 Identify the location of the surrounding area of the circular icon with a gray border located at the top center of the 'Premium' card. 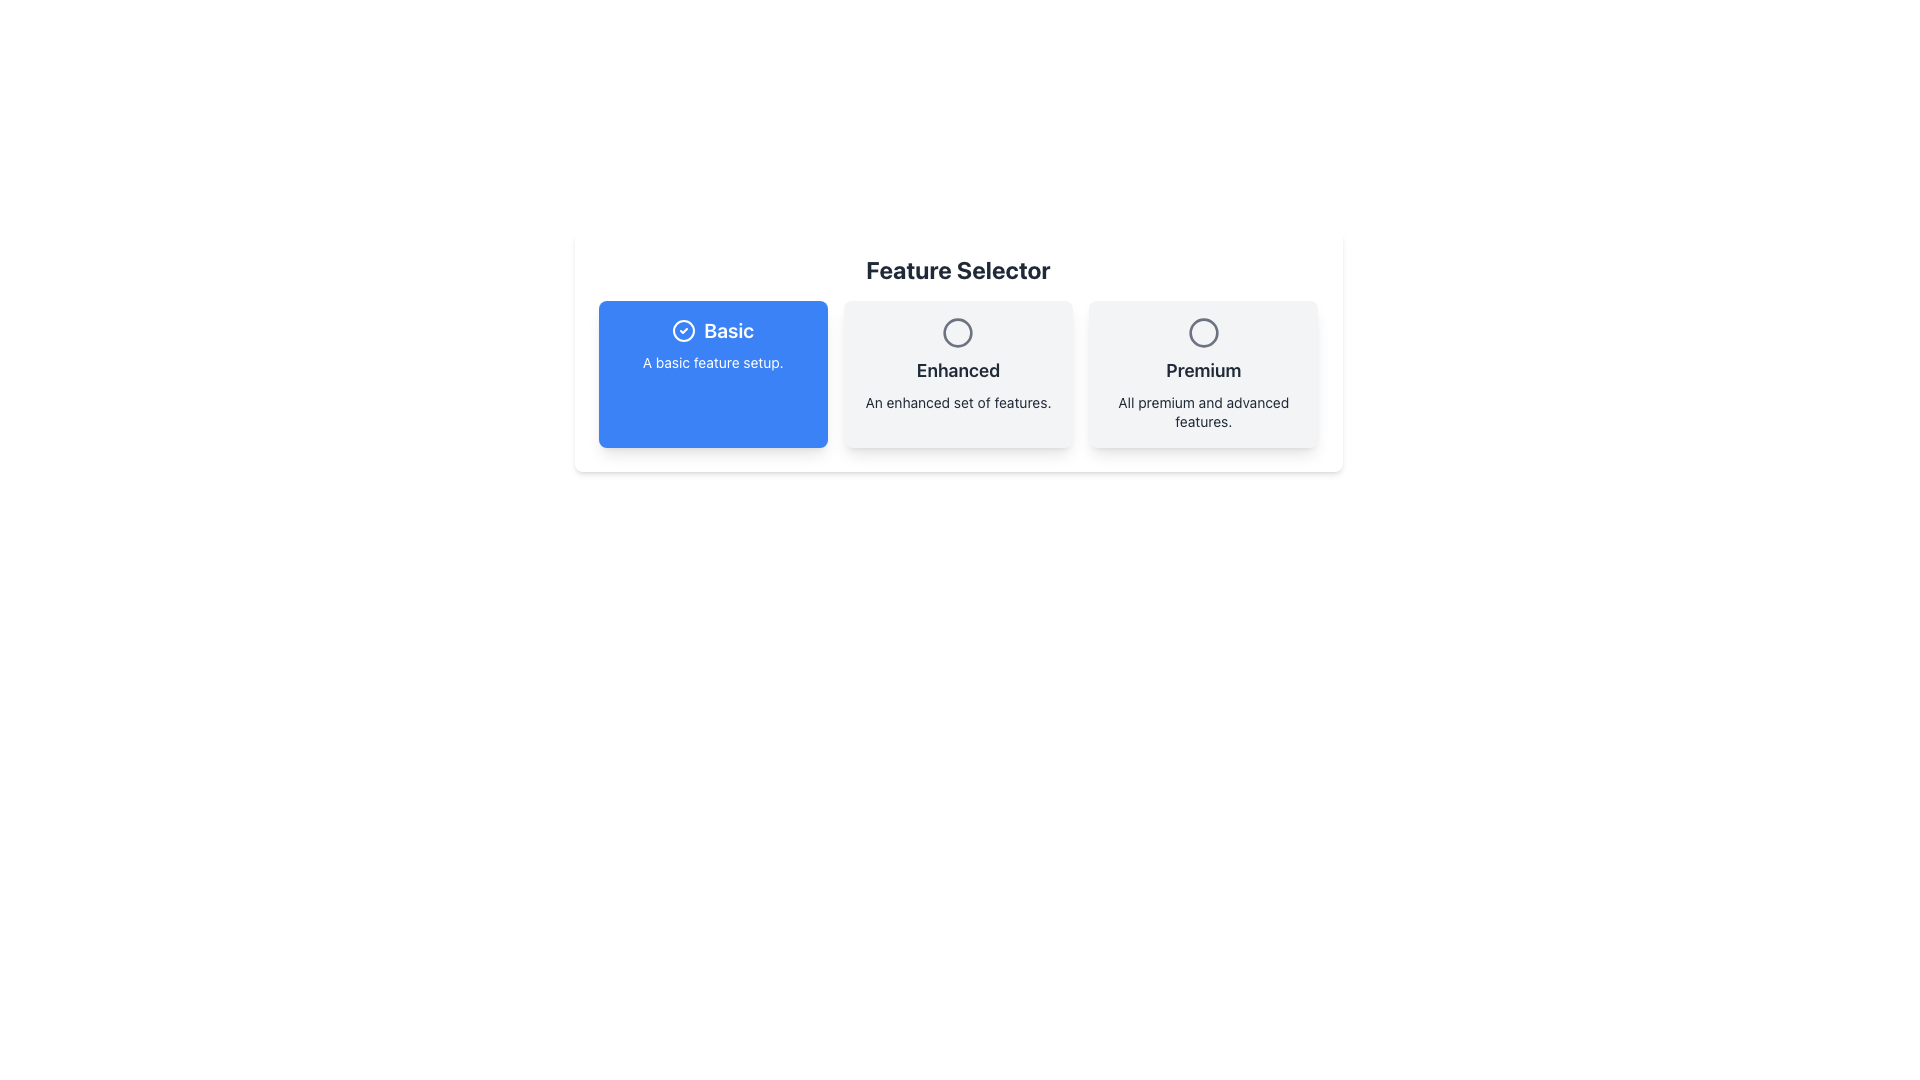
(1202, 331).